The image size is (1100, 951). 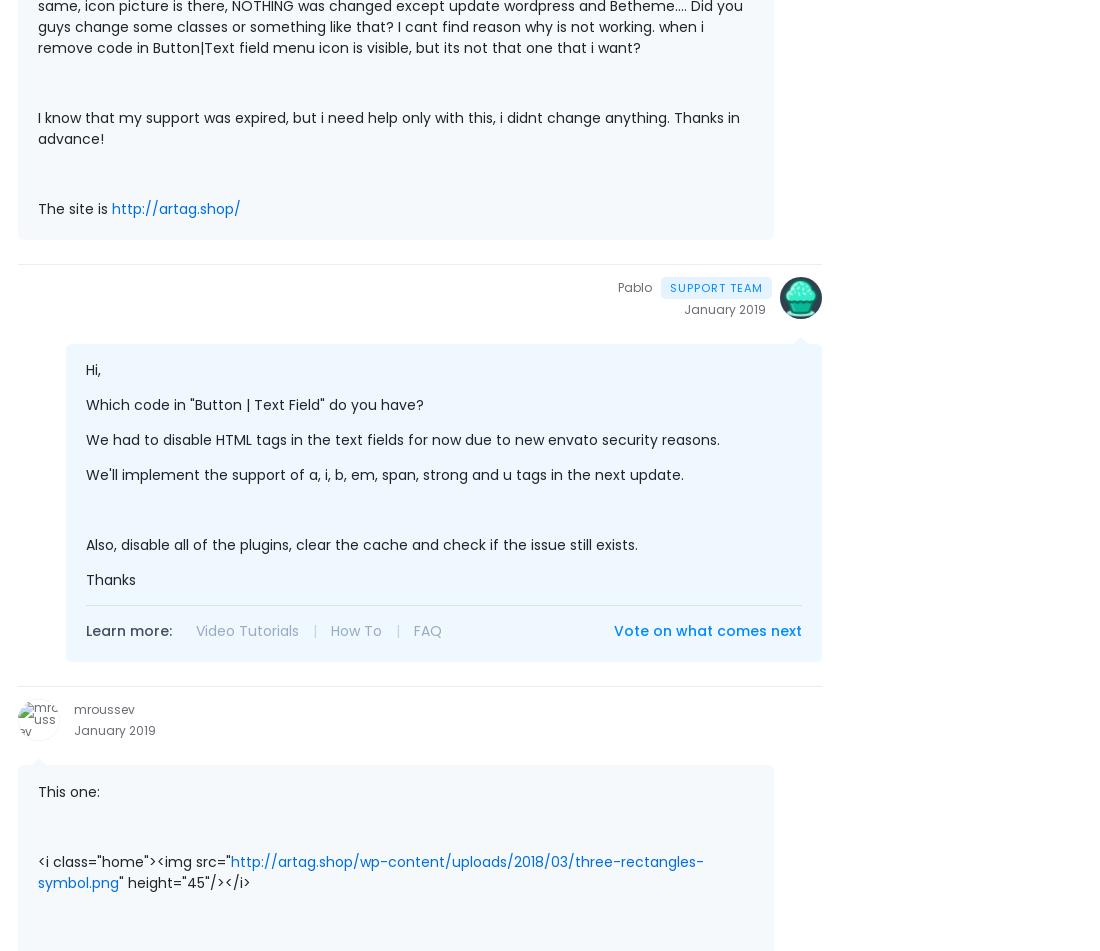 What do you see at coordinates (427, 629) in the screenshot?
I see `'FAQ'` at bounding box center [427, 629].